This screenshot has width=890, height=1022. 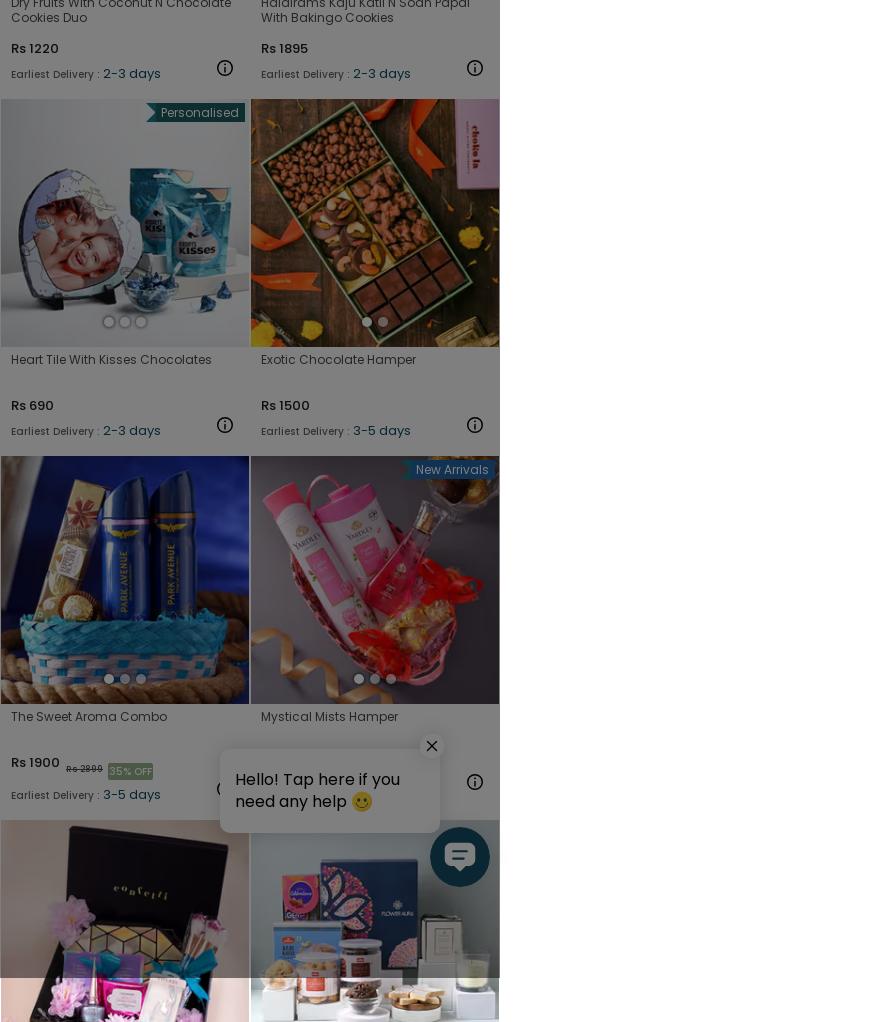 What do you see at coordinates (41, 404) in the screenshot?
I see `'690'` at bounding box center [41, 404].